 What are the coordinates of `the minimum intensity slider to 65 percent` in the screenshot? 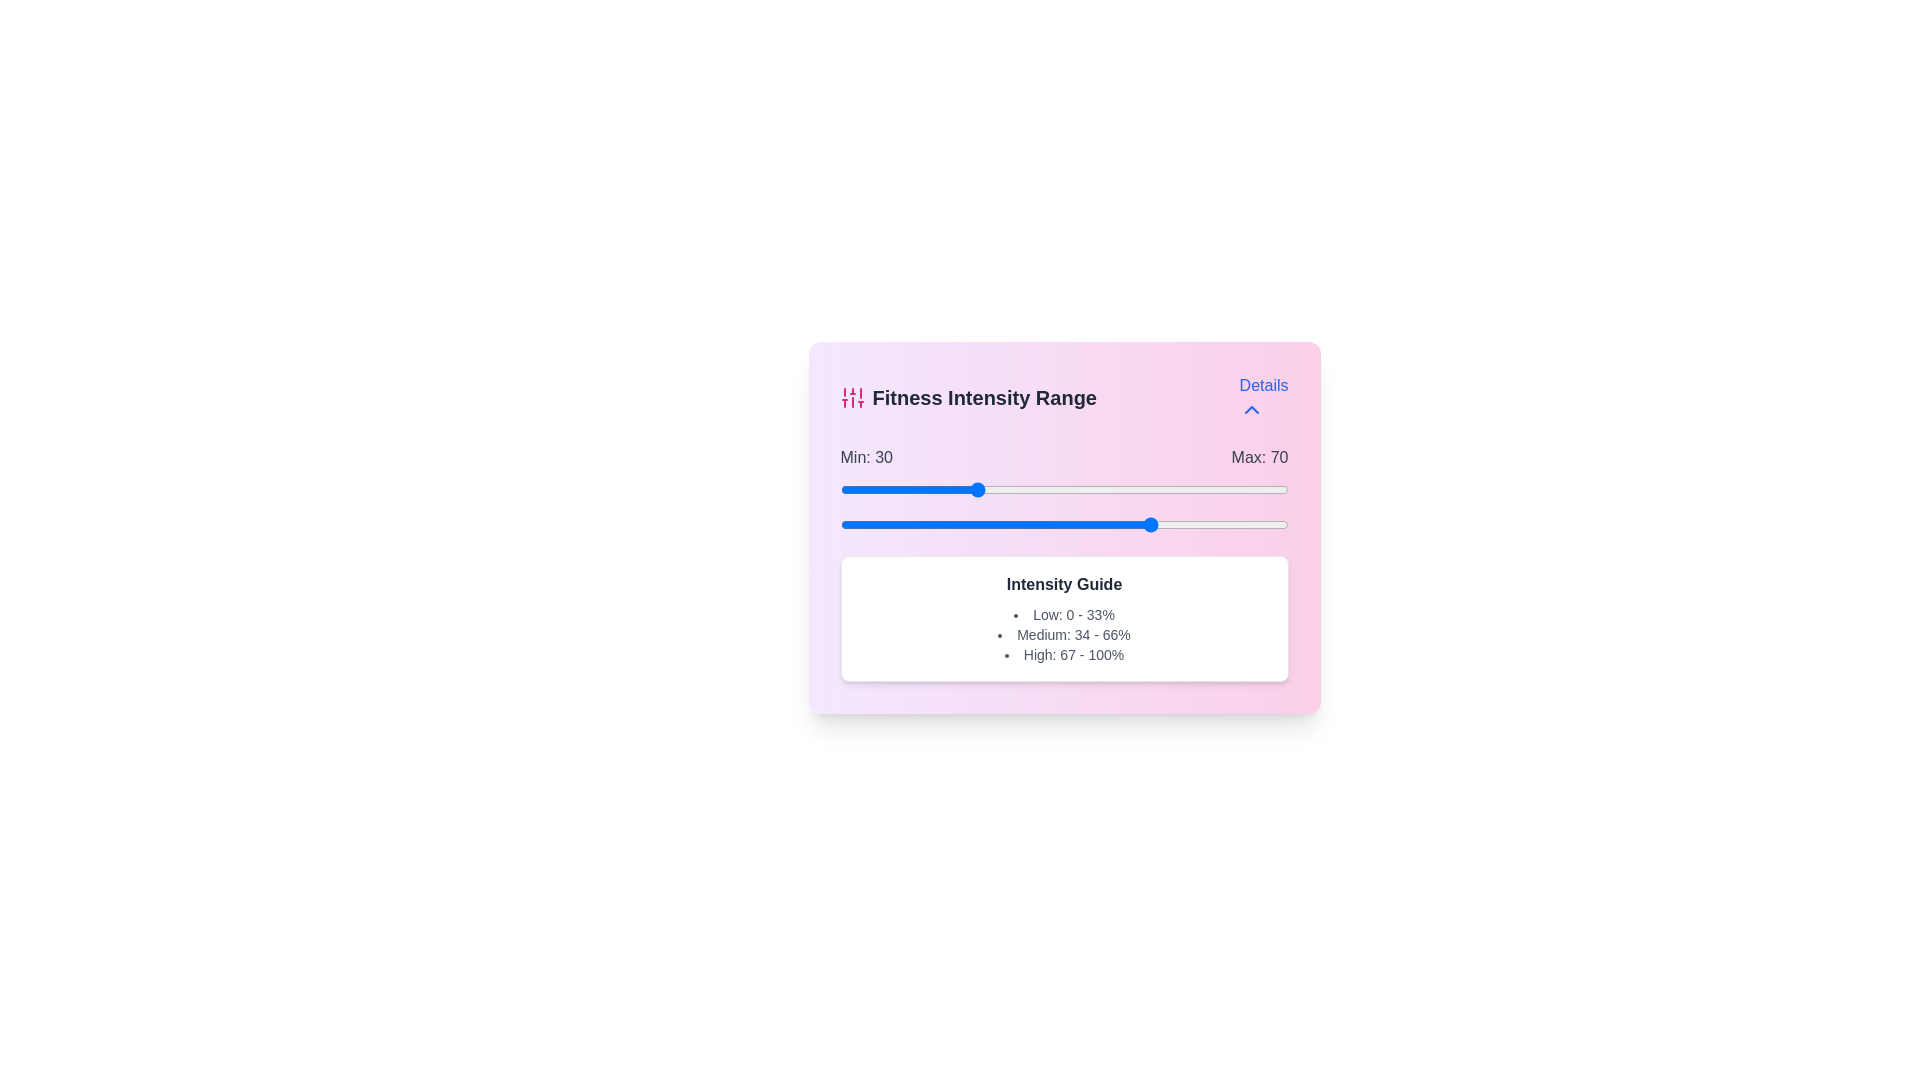 It's located at (1131, 489).